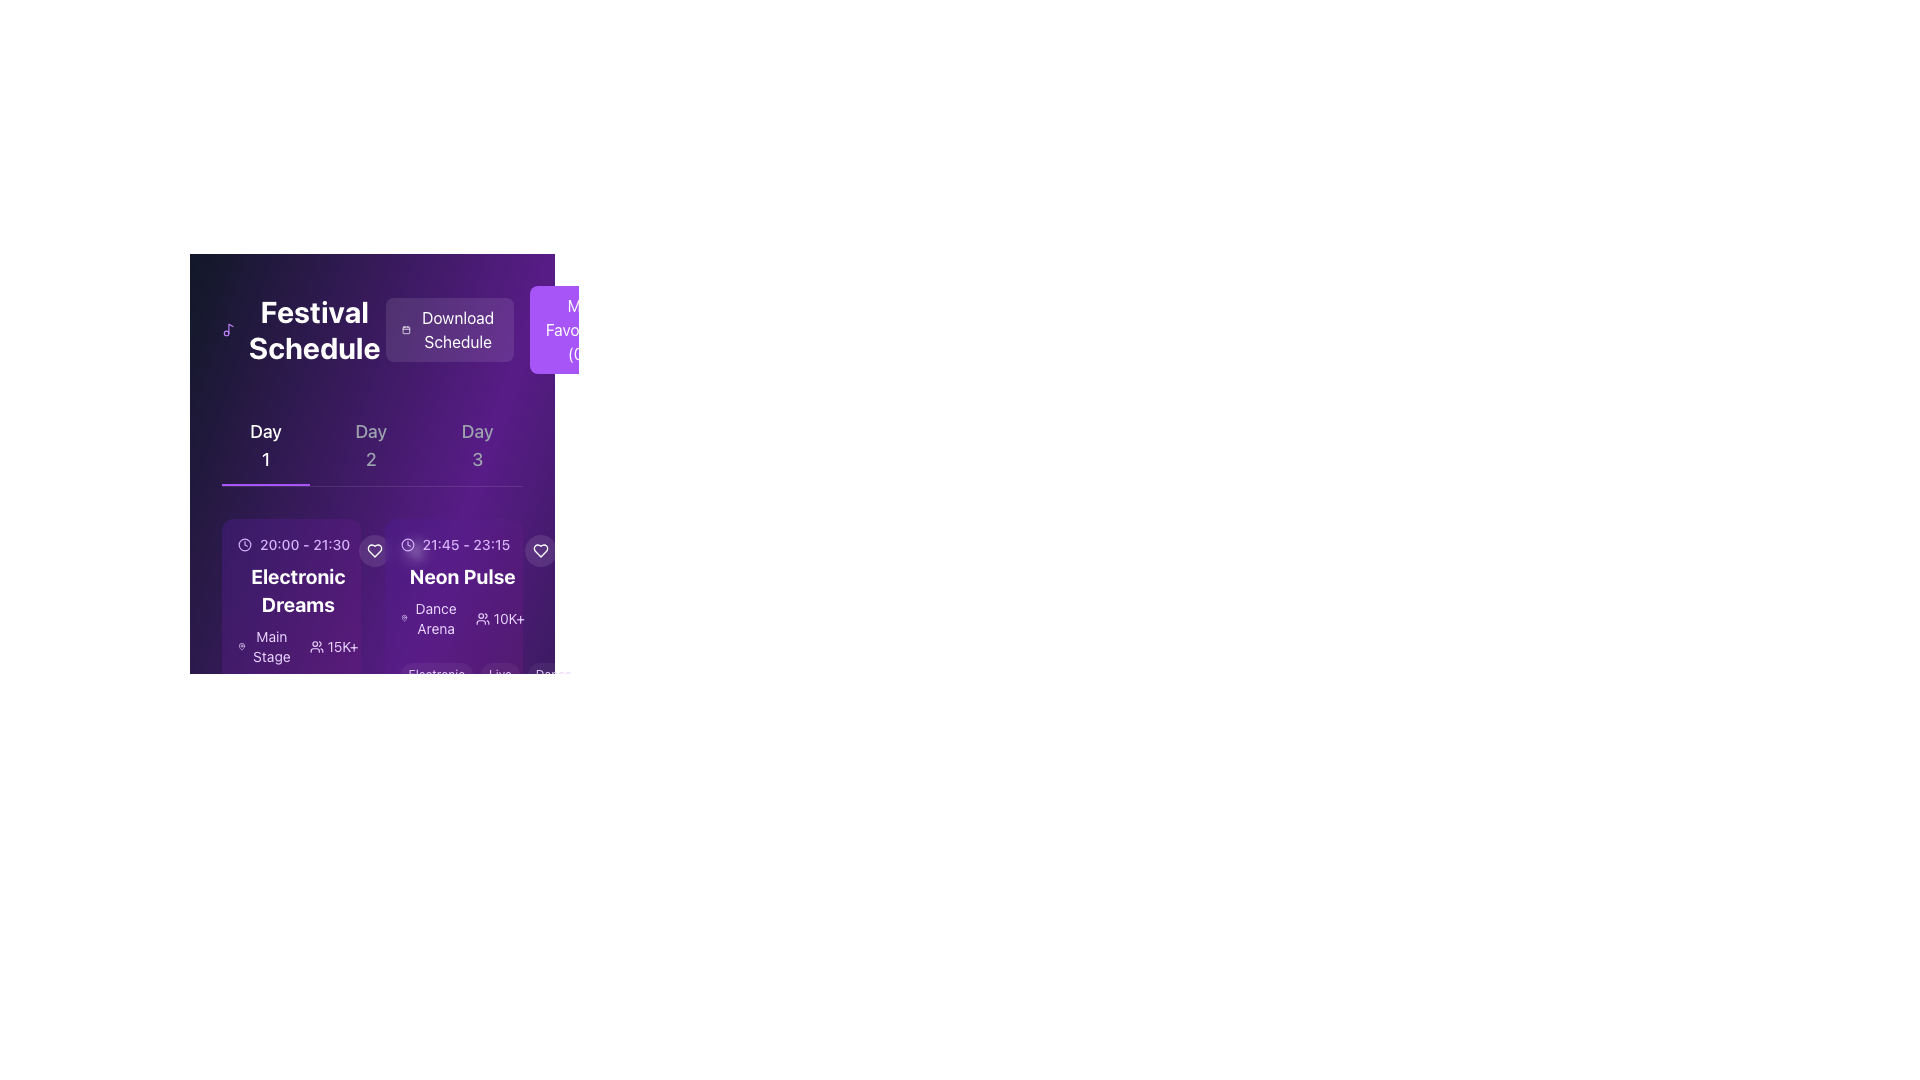  Describe the element at coordinates (297, 600) in the screenshot. I see `the first event information card in the 'Day 1' section of the 'Festival Schedule' interface` at that location.